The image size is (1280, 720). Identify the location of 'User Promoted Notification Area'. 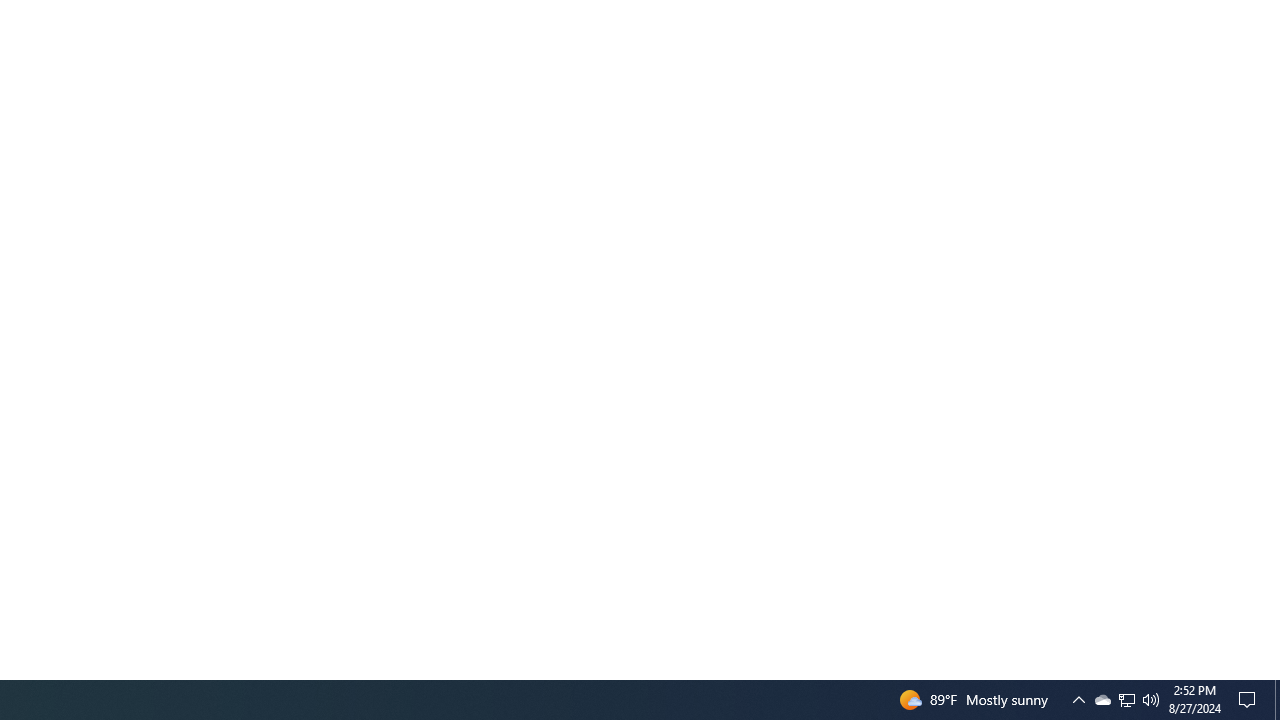
(1151, 698).